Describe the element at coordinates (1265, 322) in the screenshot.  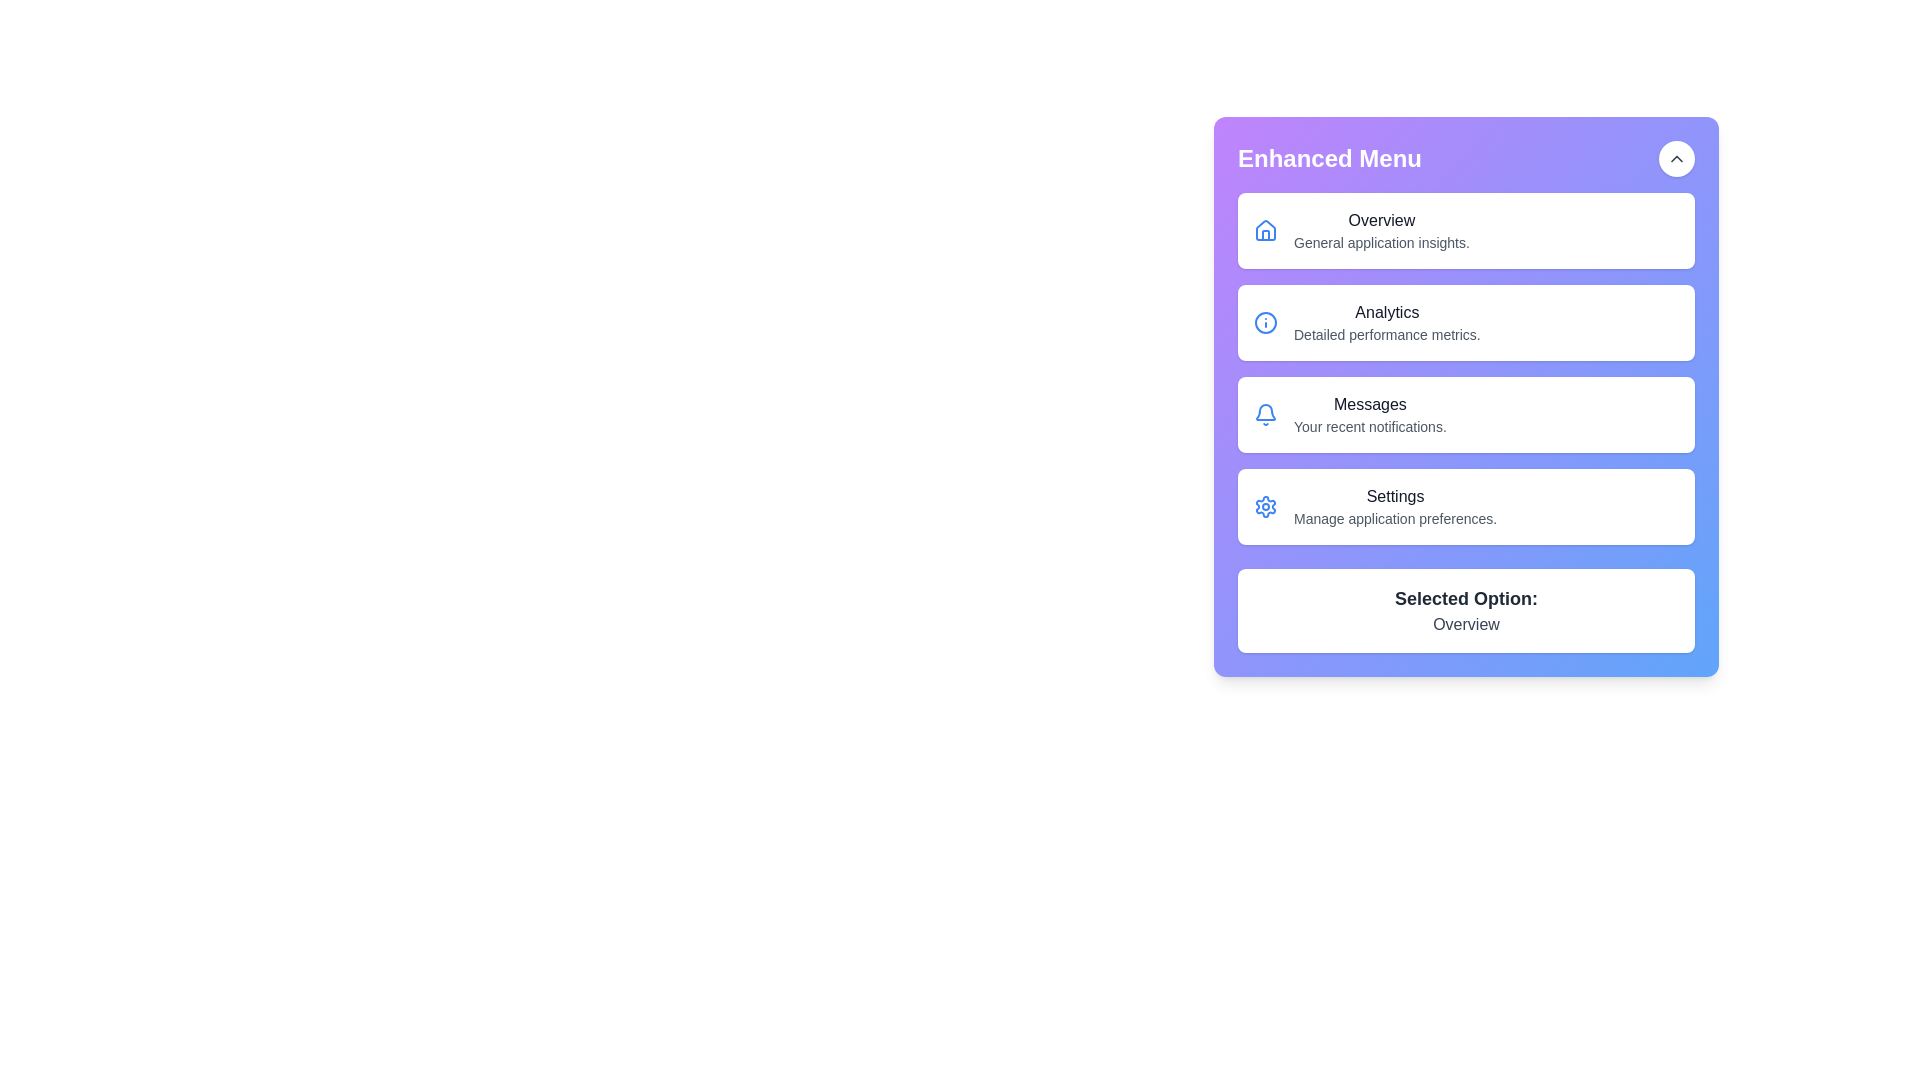
I see `the decorative circle vector graphic element in the second row of the 'Enhanced Menu' next to the 'Analytics' label` at that location.